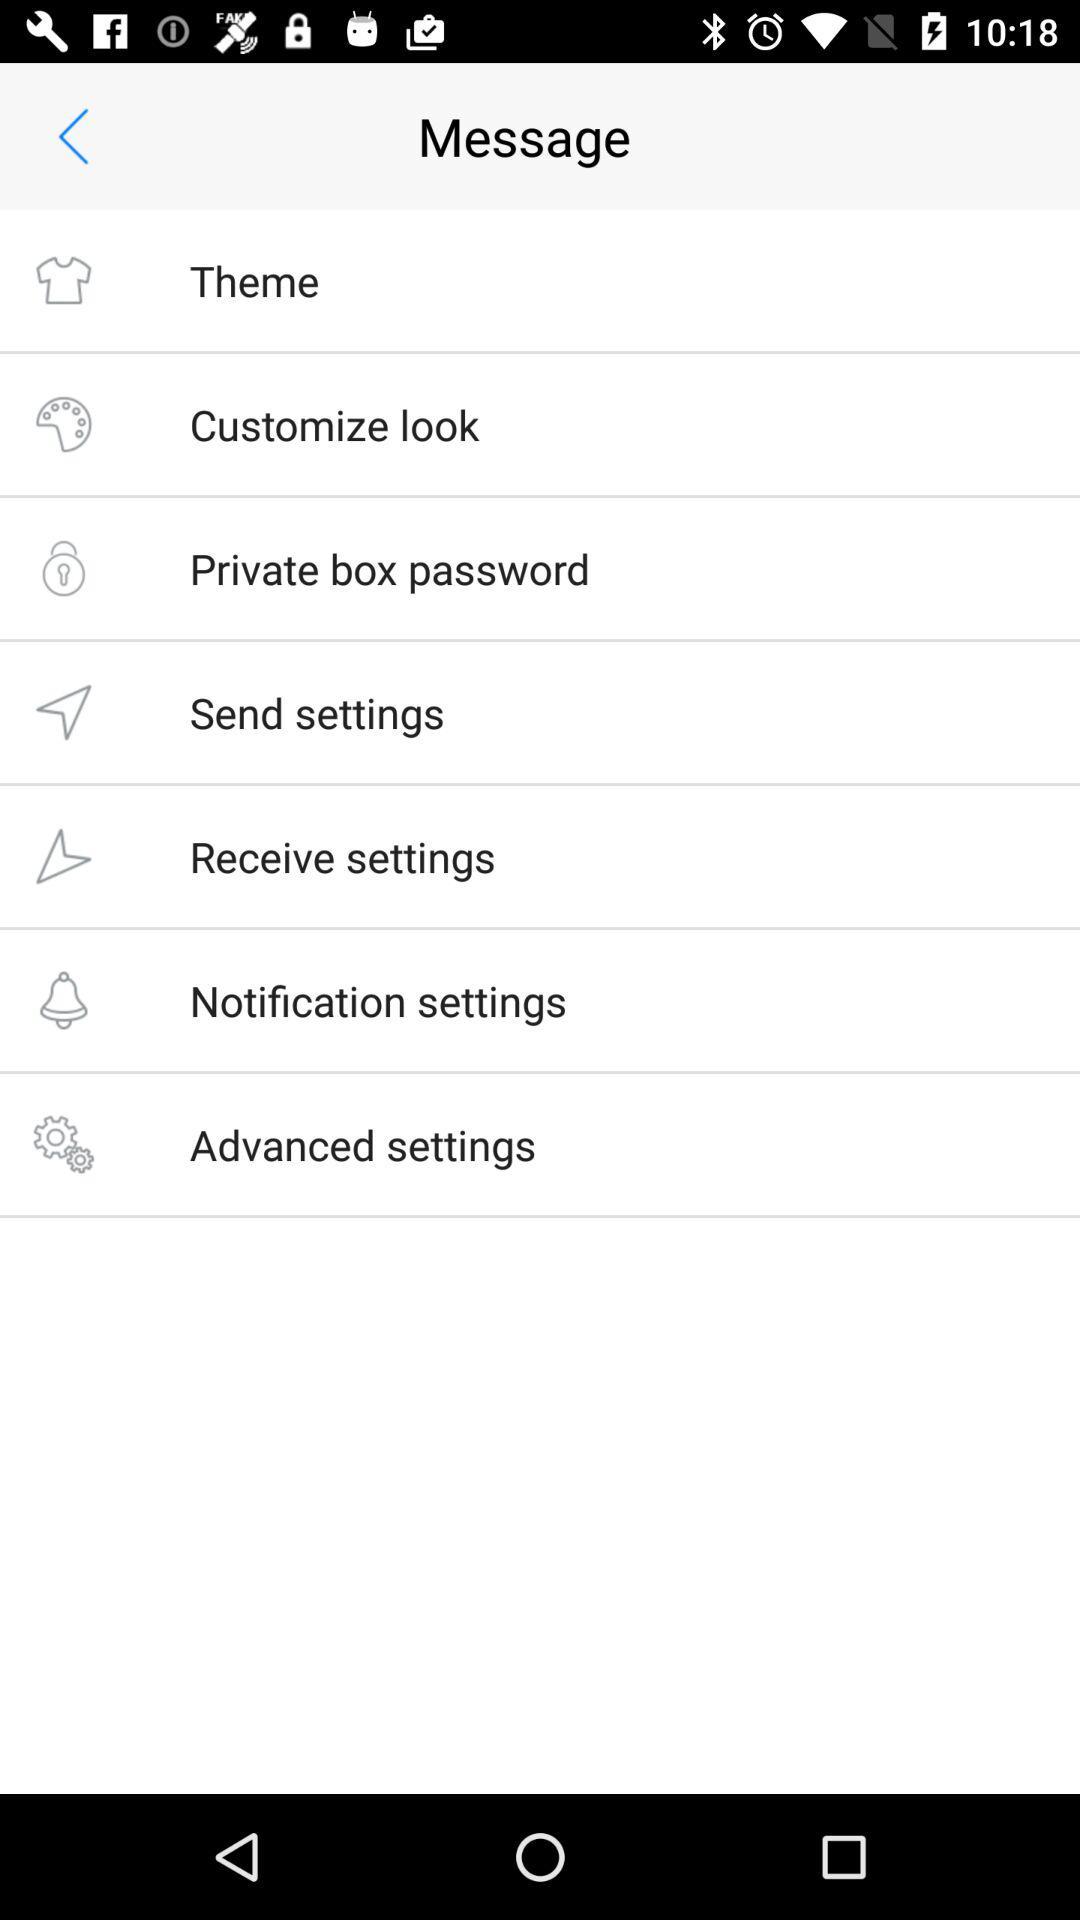 This screenshot has width=1080, height=1920. What do you see at coordinates (62, 423) in the screenshot?
I see `on second icon from the top` at bounding box center [62, 423].